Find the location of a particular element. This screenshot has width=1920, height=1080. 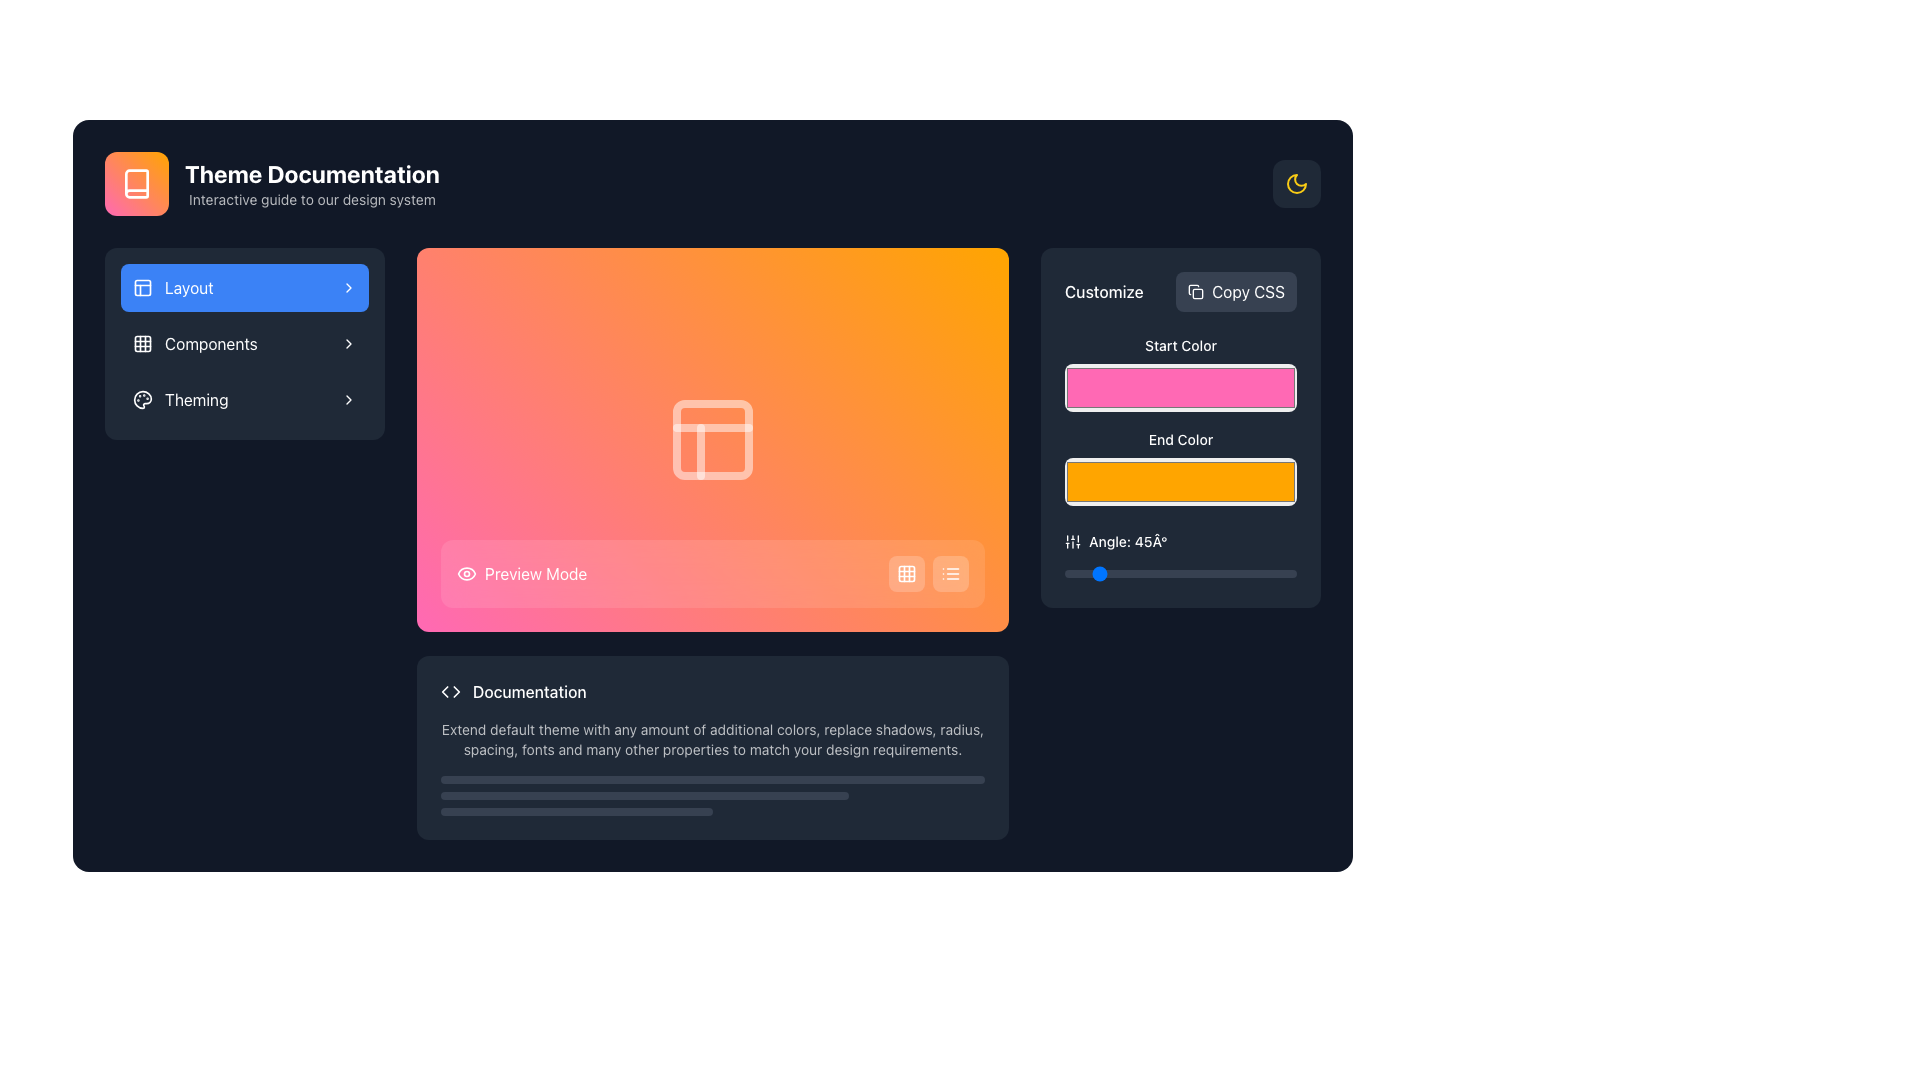

the 'Components' navigation label, which is the second item in the vertical navigation list on the left, positioned below 'Layout' and above 'Theming' is located at coordinates (211, 342).